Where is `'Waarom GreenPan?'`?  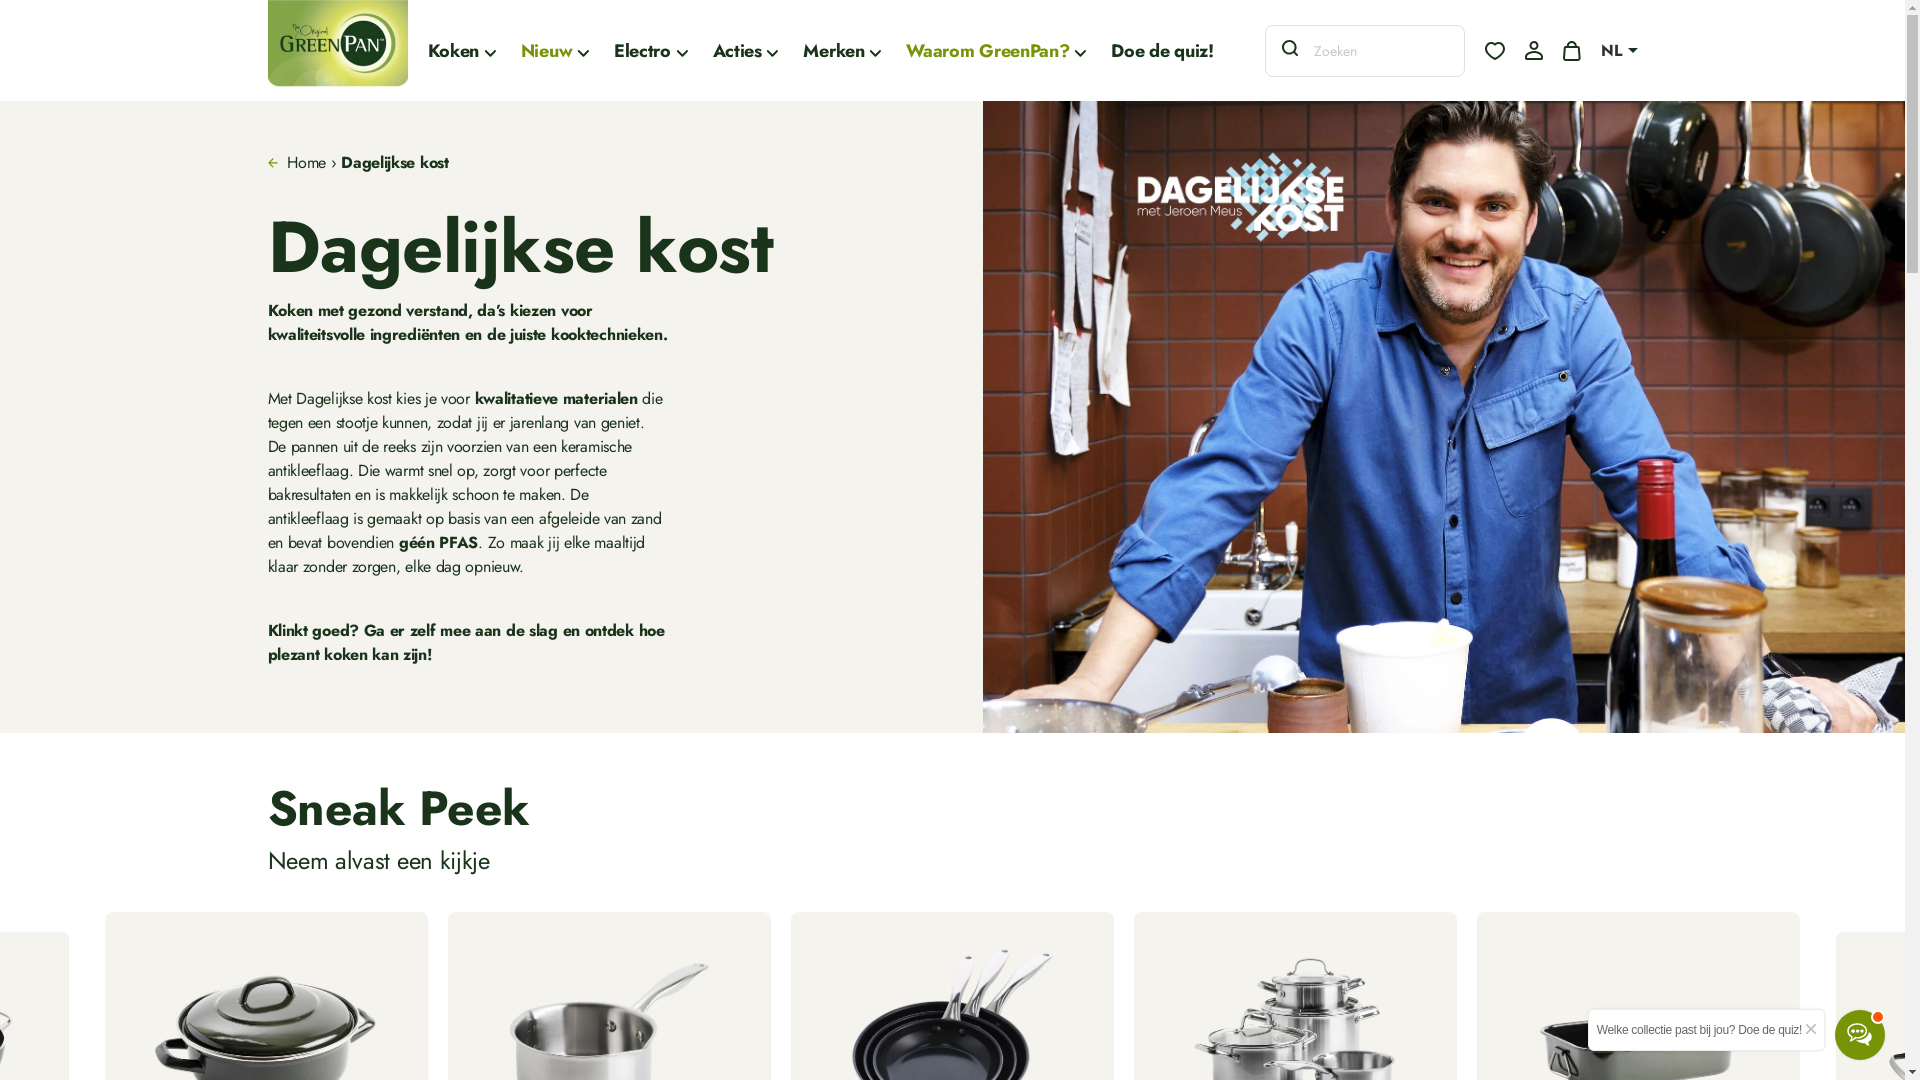 'Waarom GreenPan?' is located at coordinates (996, 49).